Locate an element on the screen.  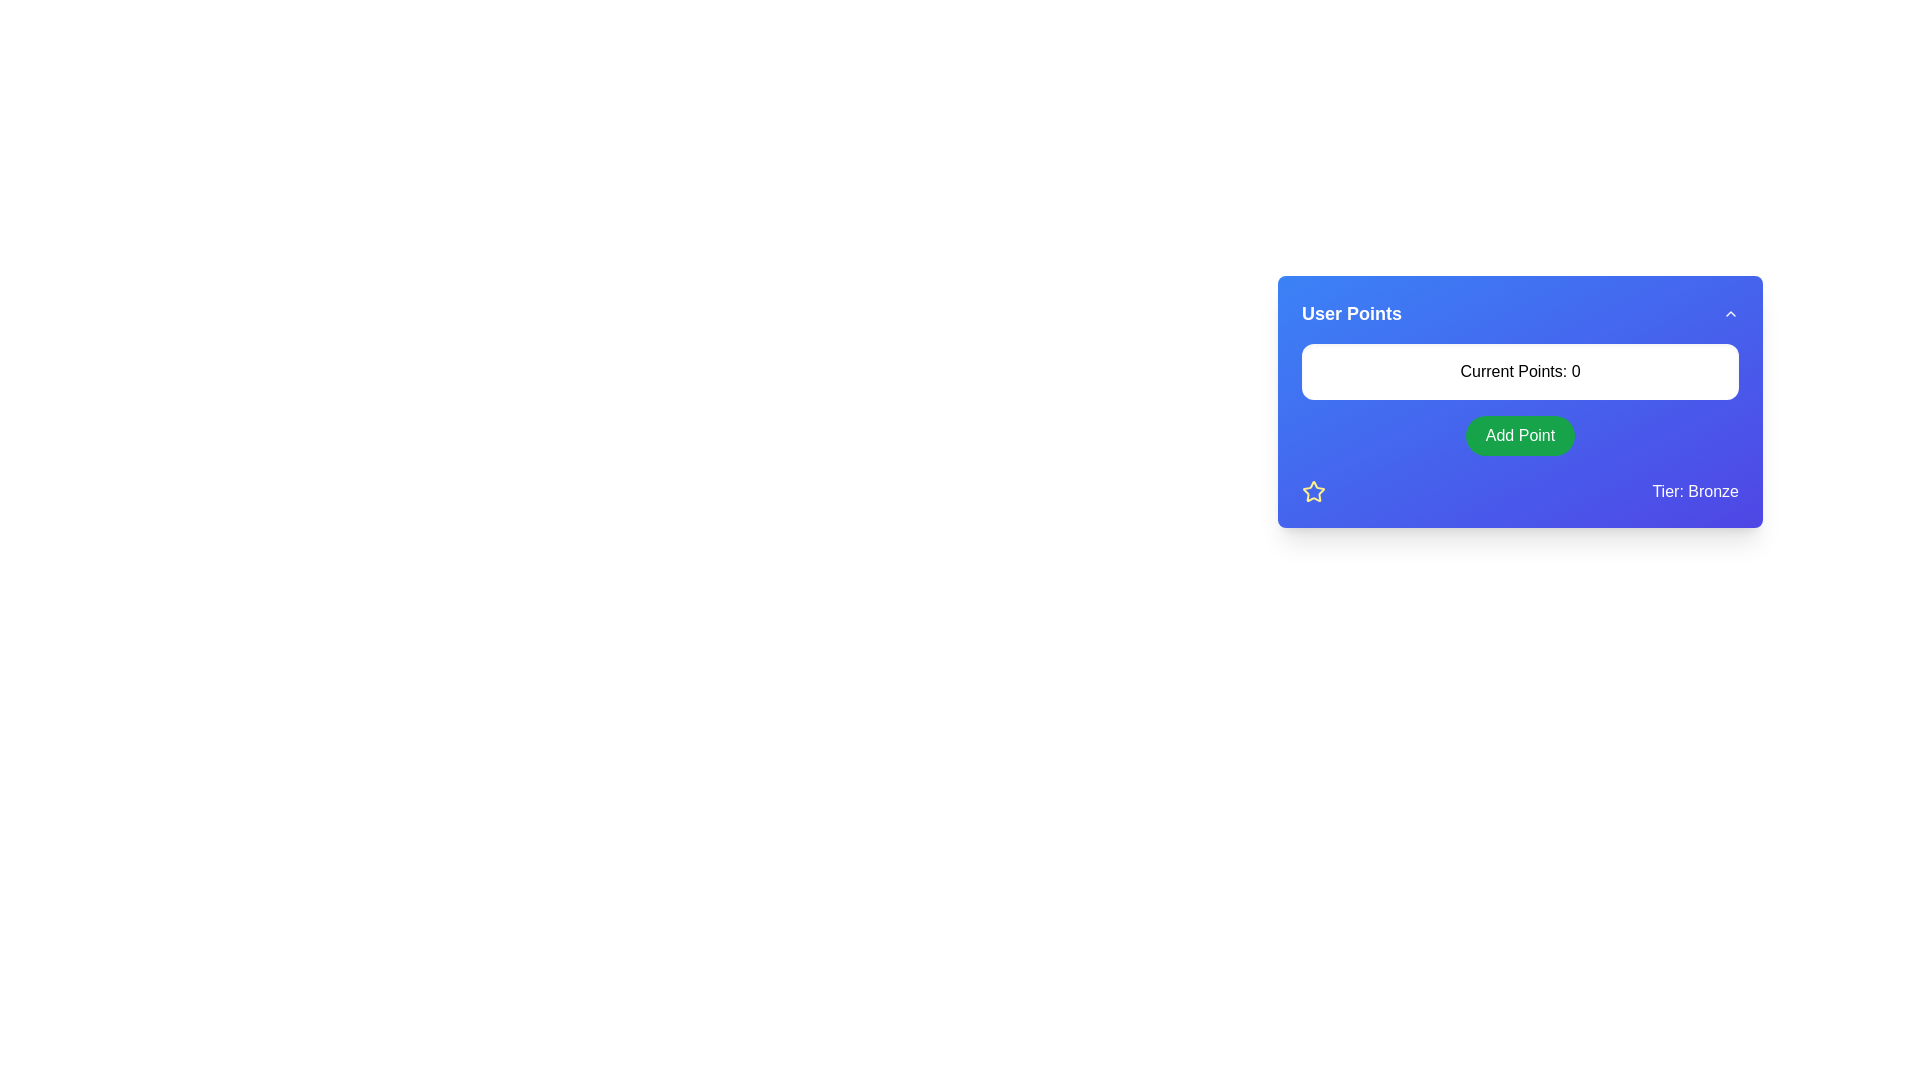
the non-interactive text label indicating the section's purpose for user points, which is located near the top-left corner of a blue panel is located at coordinates (1352, 313).